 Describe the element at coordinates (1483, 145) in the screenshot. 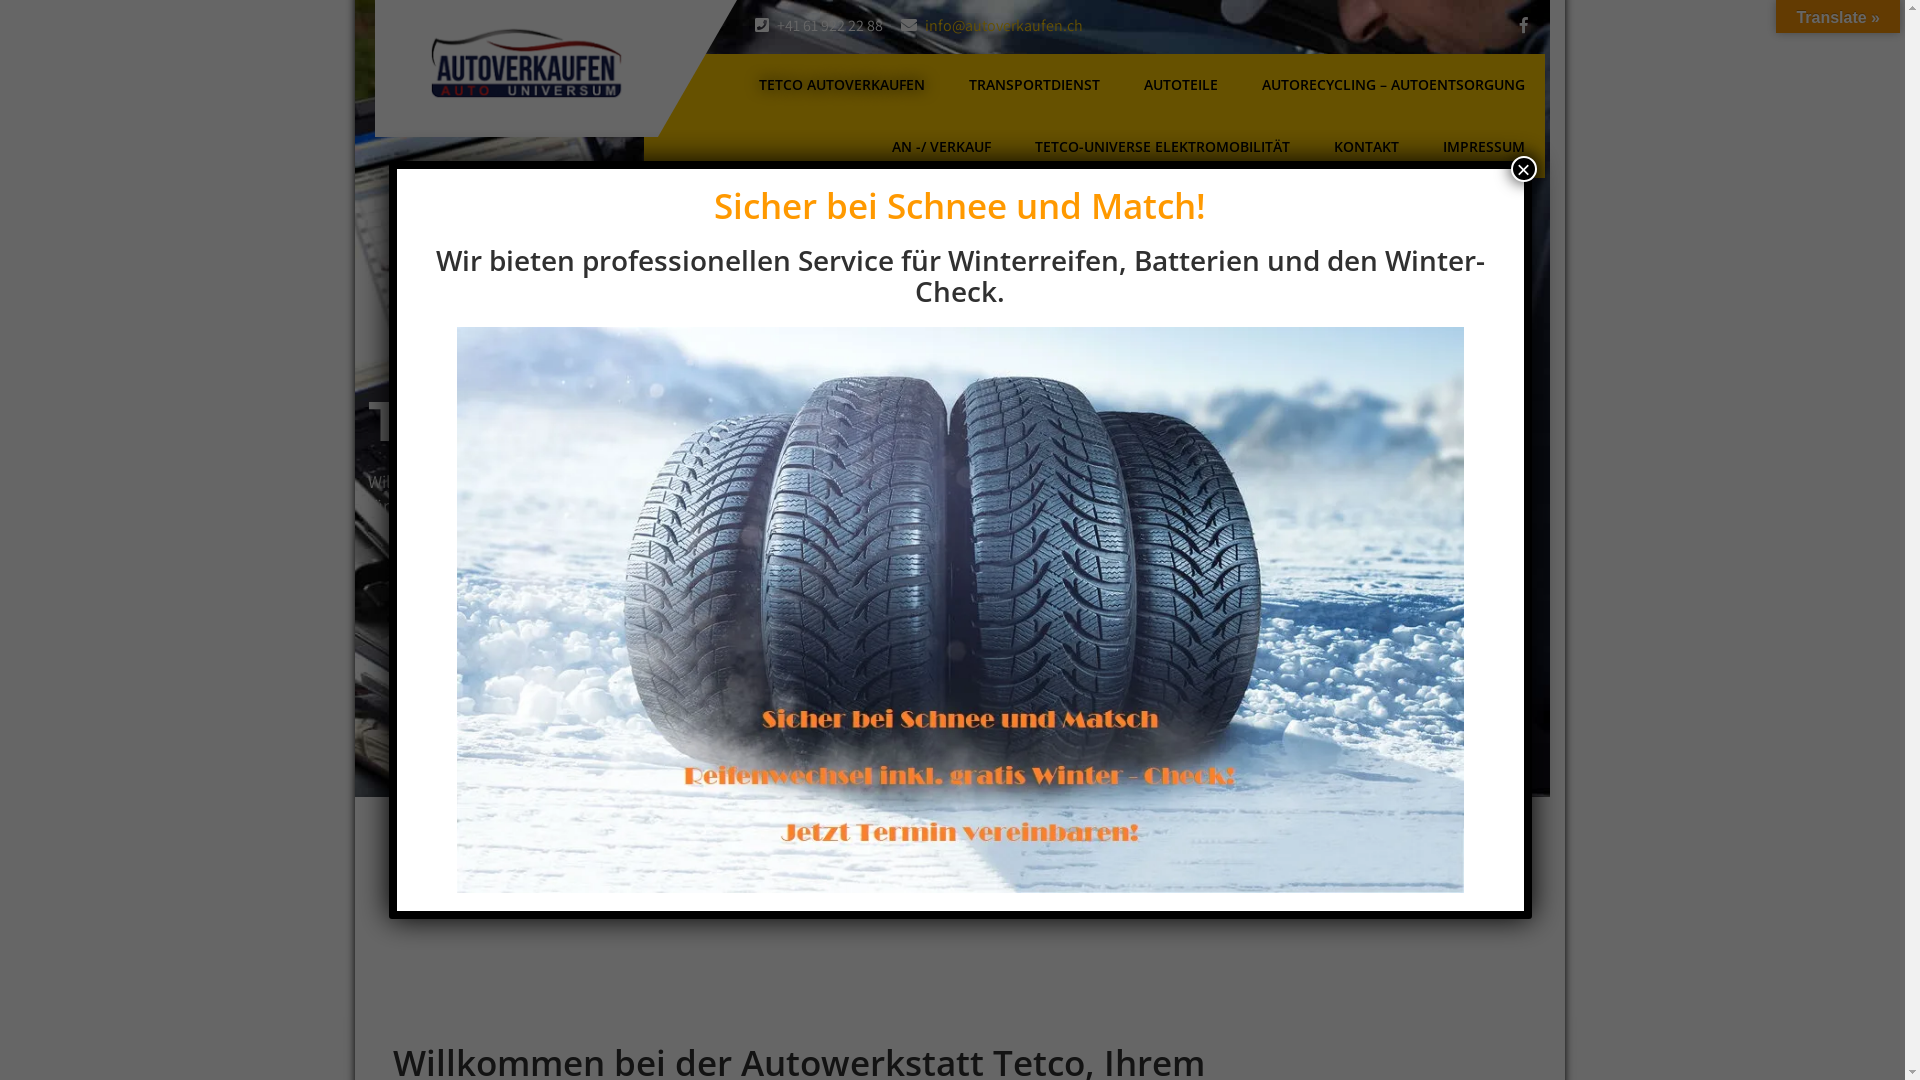

I see `'IMPRESSUM'` at that location.